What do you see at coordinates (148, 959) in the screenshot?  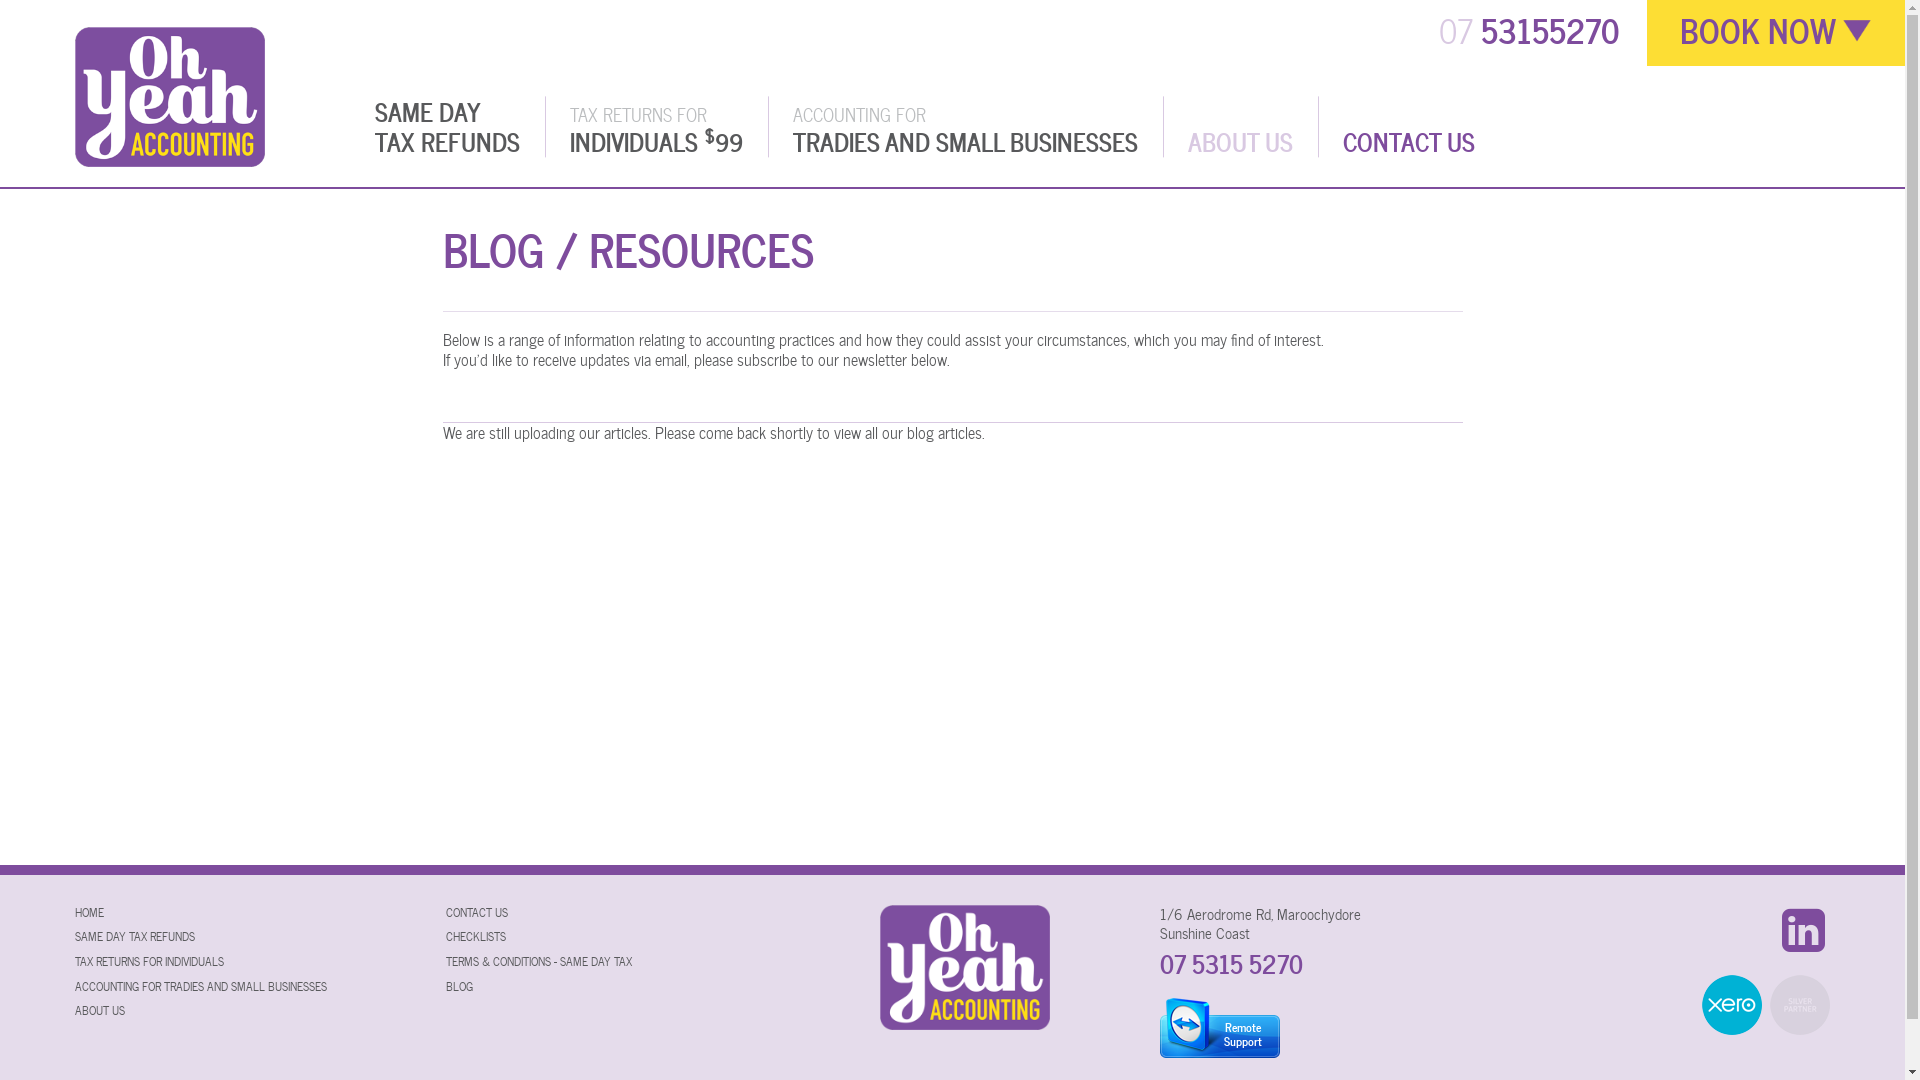 I see `'TAX RETURNS FOR INDIVIDUALS'` at bounding box center [148, 959].